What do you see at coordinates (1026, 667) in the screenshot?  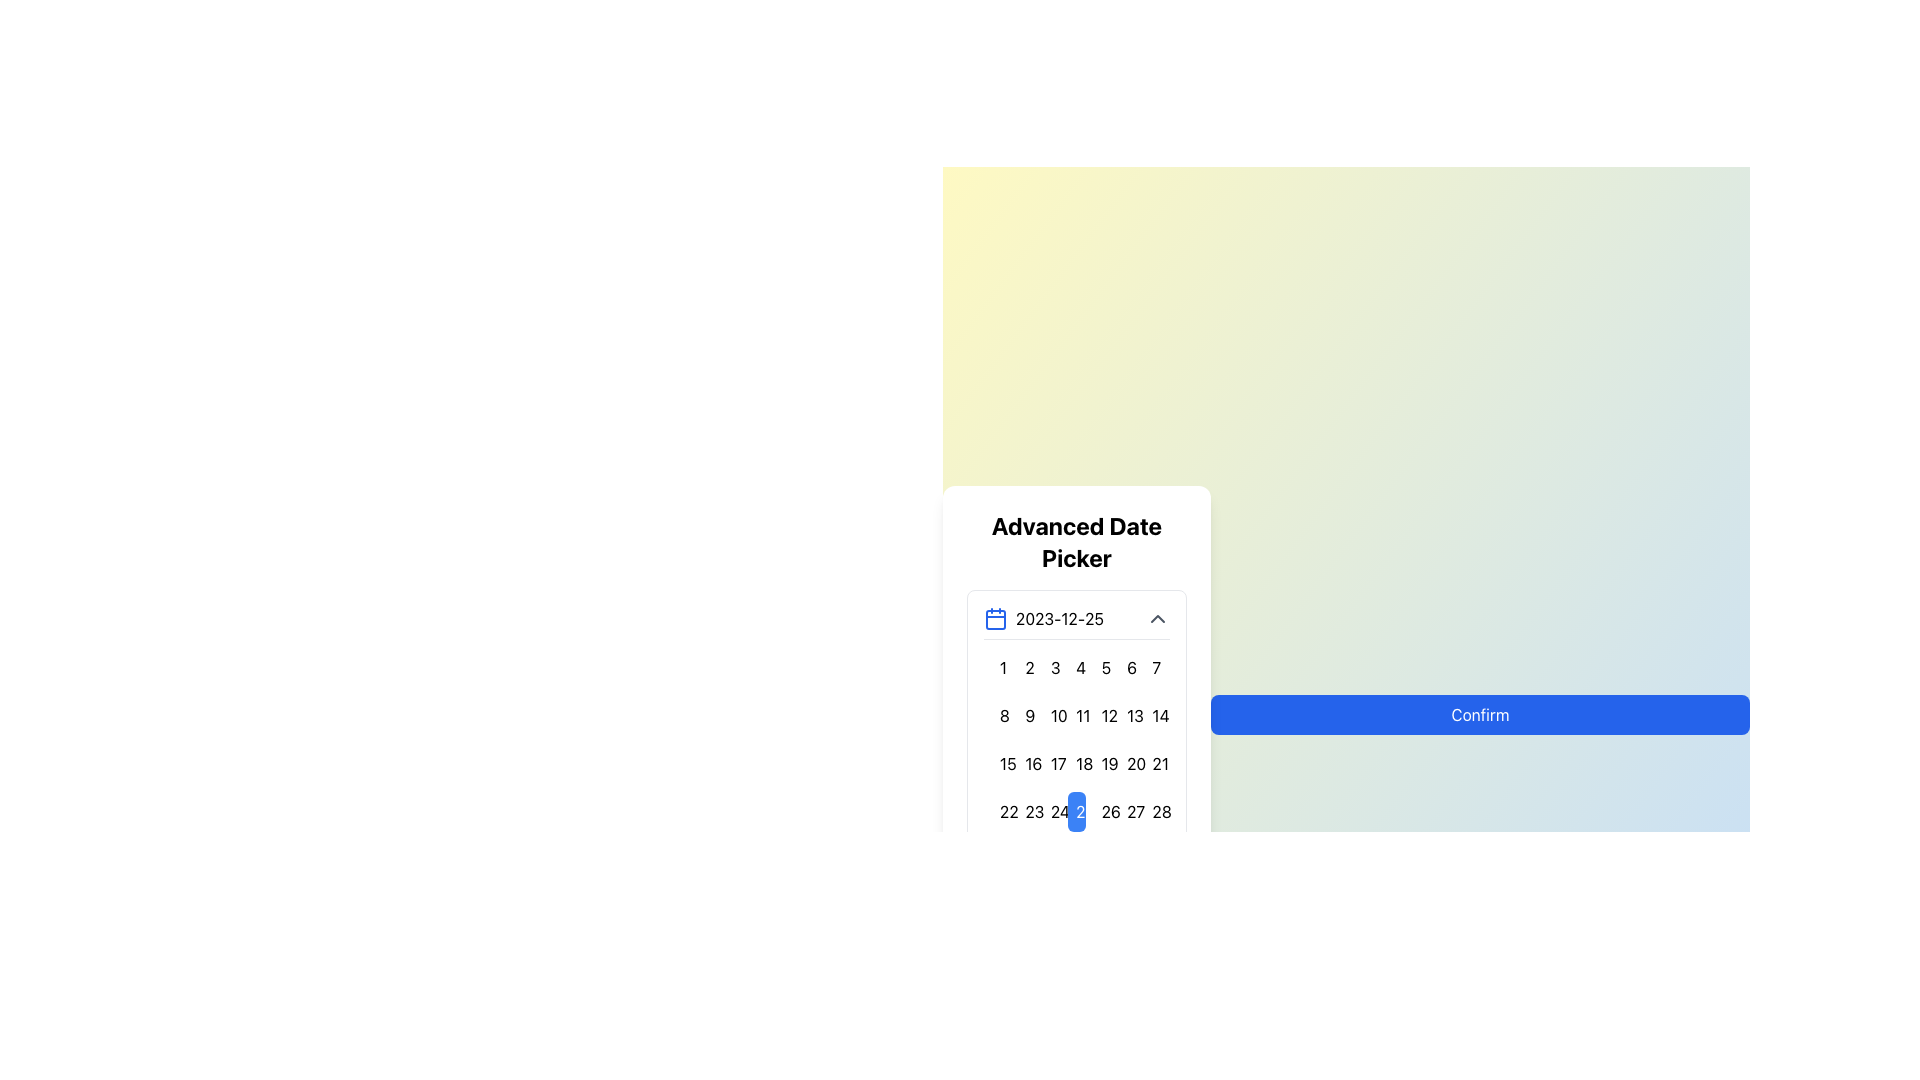 I see `the interactive text element representing the selectable date '2' in the calendar` at bounding box center [1026, 667].